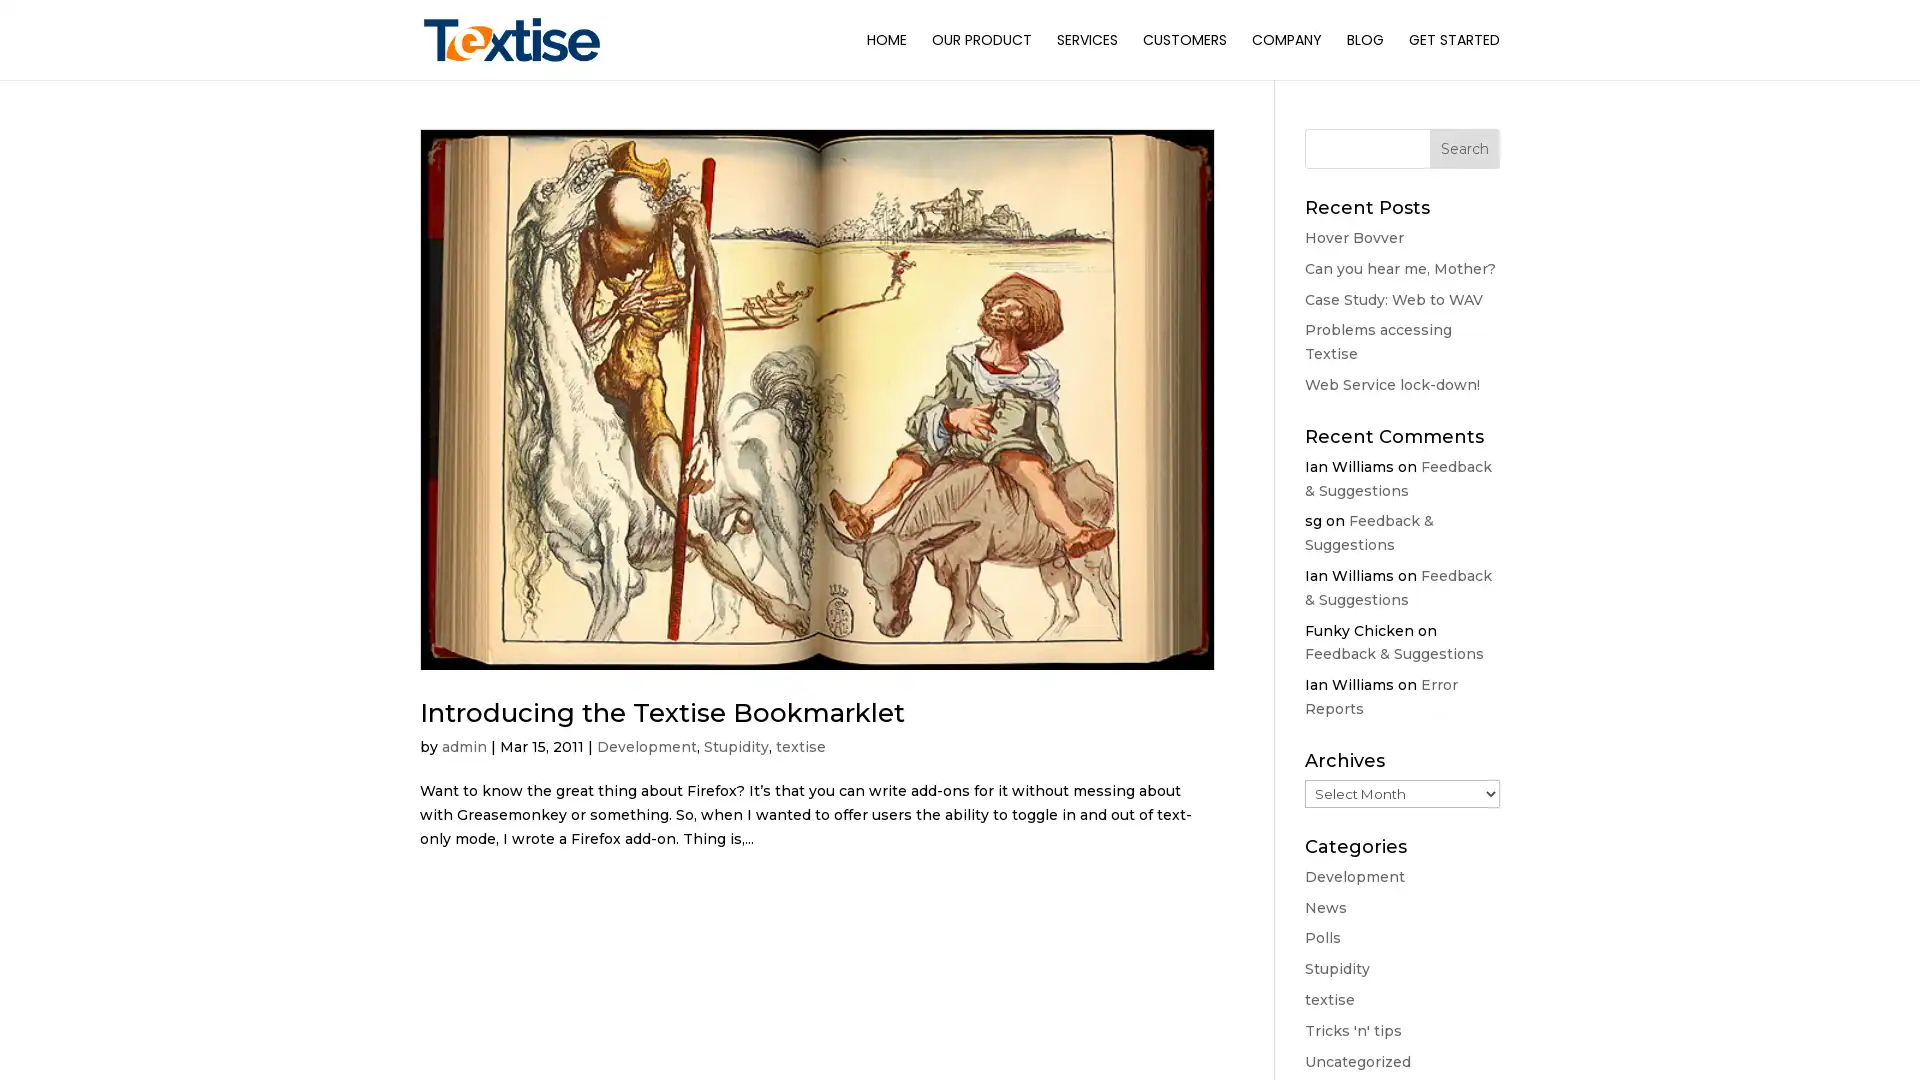  What do you see at coordinates (1464, 148) in the screenshot?
I see `Search` at bounding box center [1464, 148].